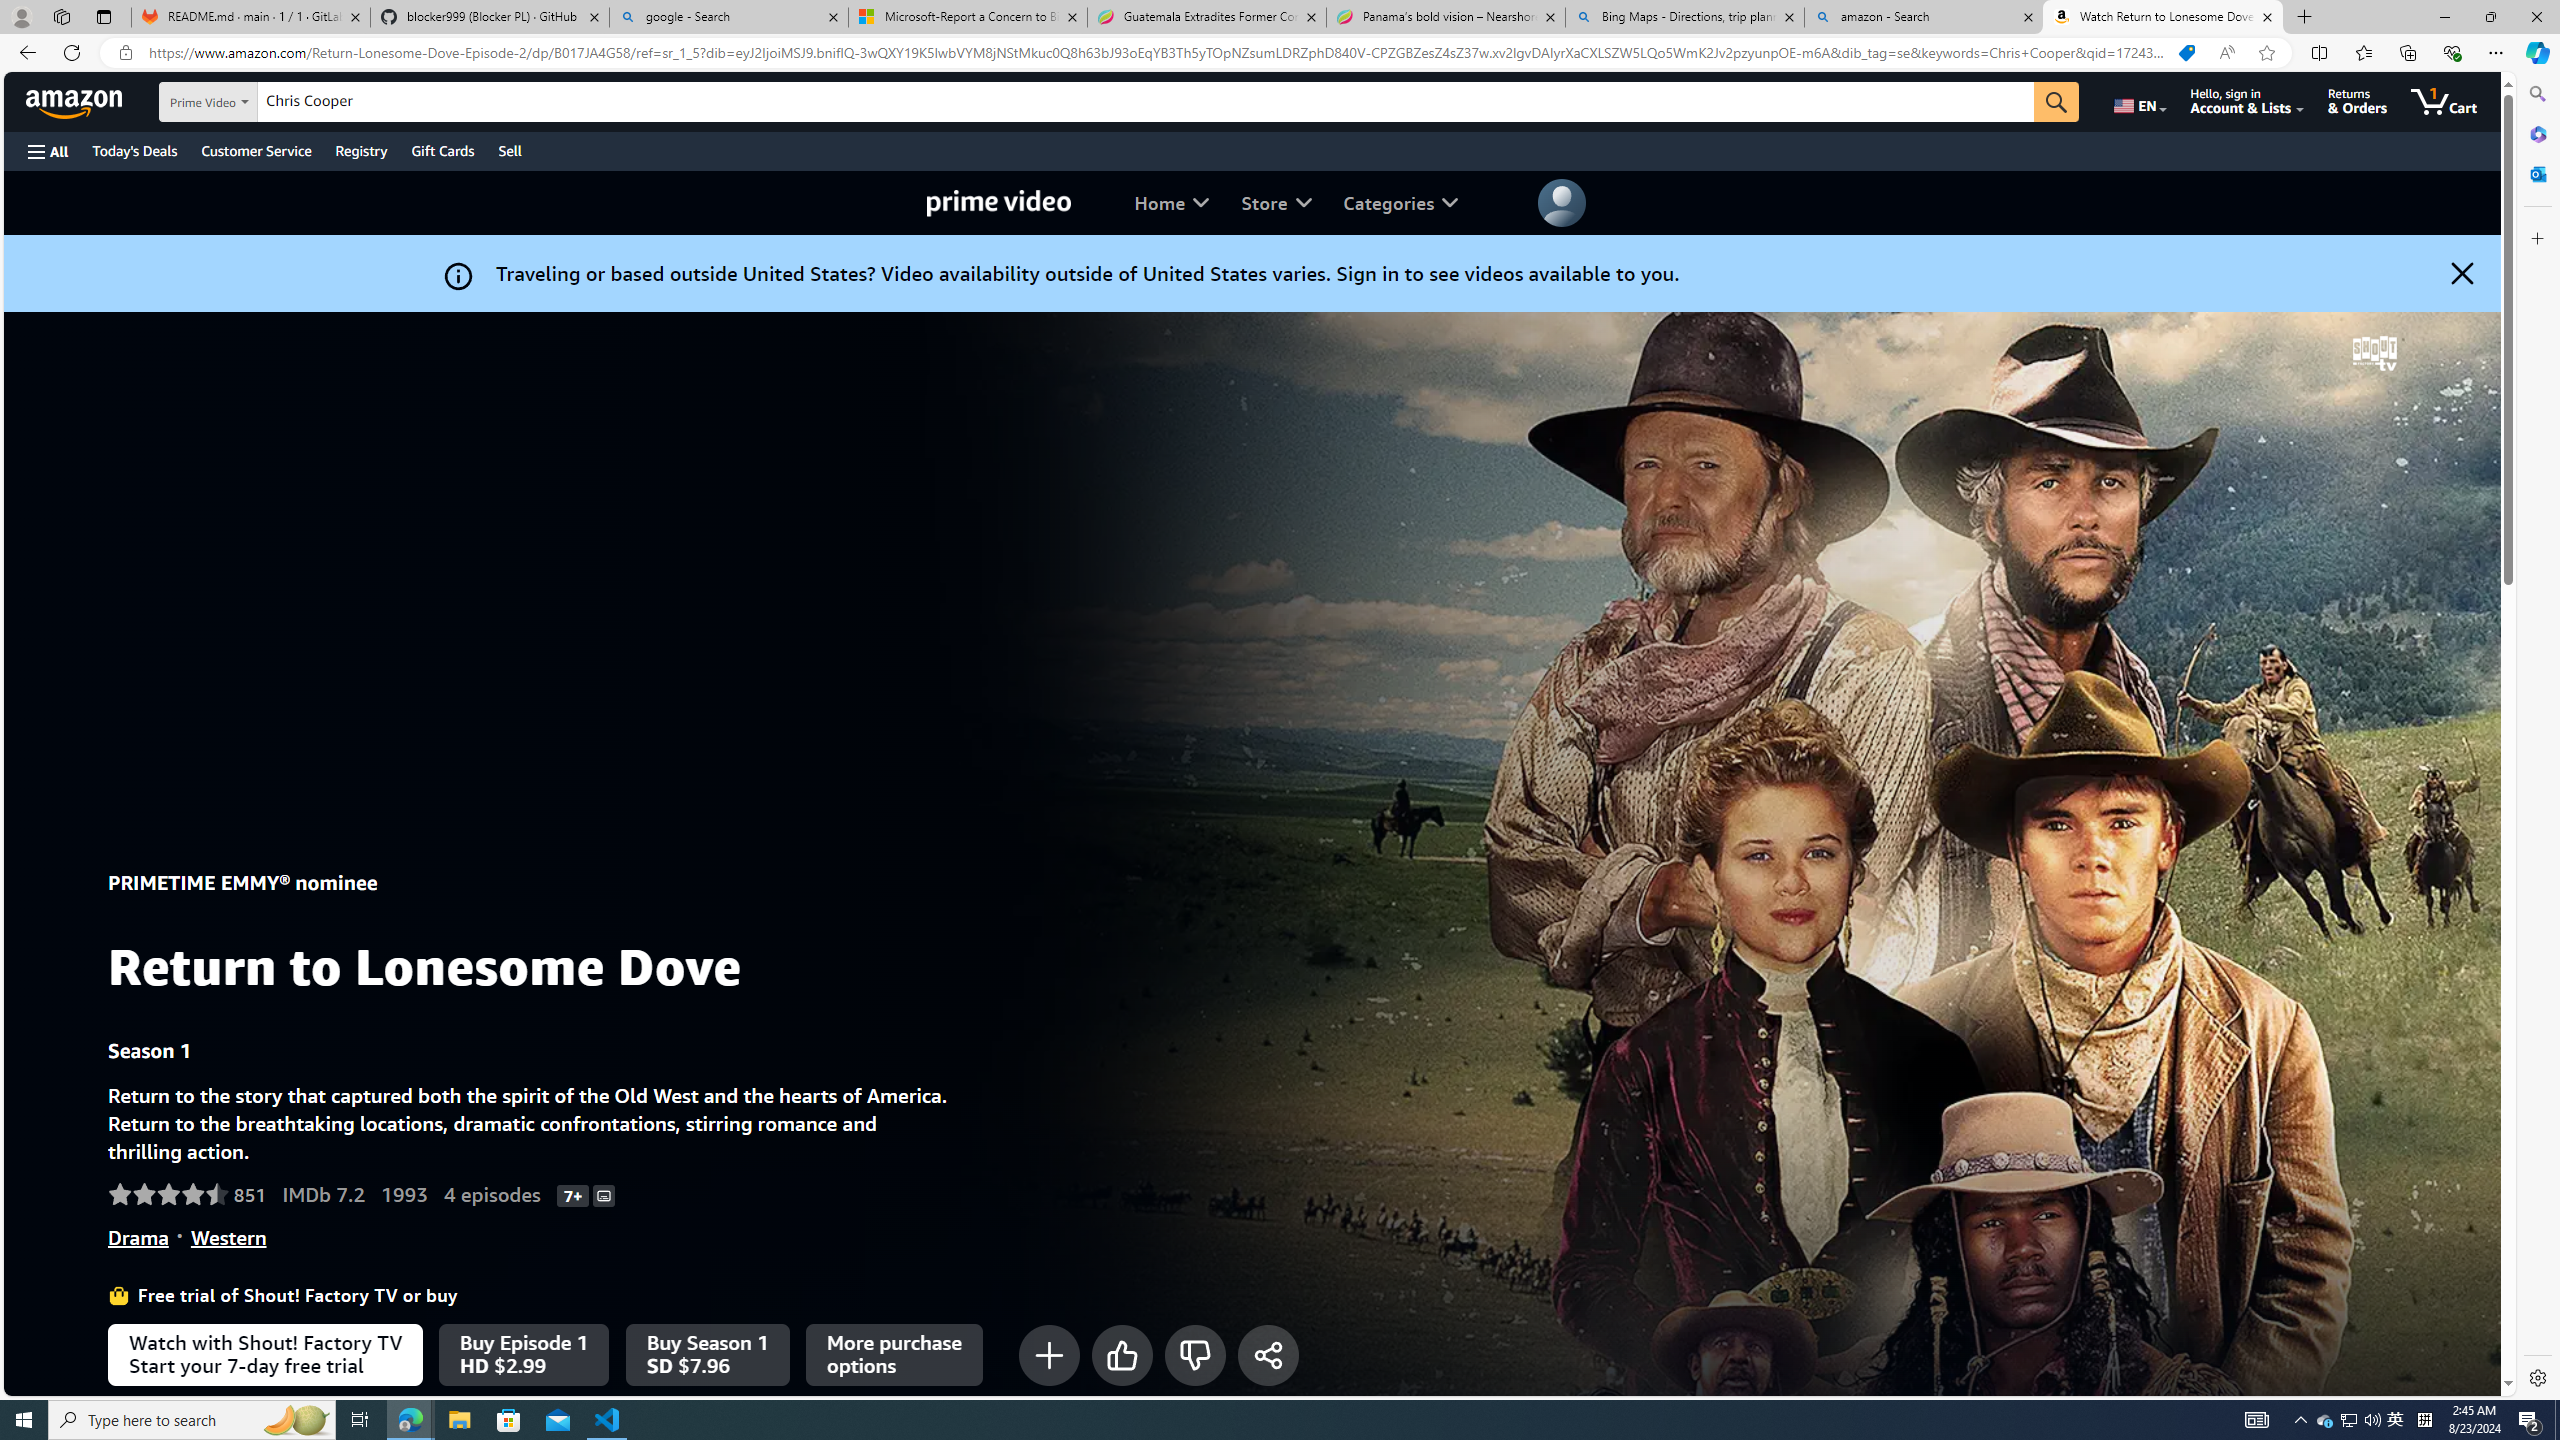 This screenshot has height=1440, width=2560. What do you see at coordinates (2373, 352) in the screenshot?
I see `'Channel logo'` at bounding box center [2373, 352].